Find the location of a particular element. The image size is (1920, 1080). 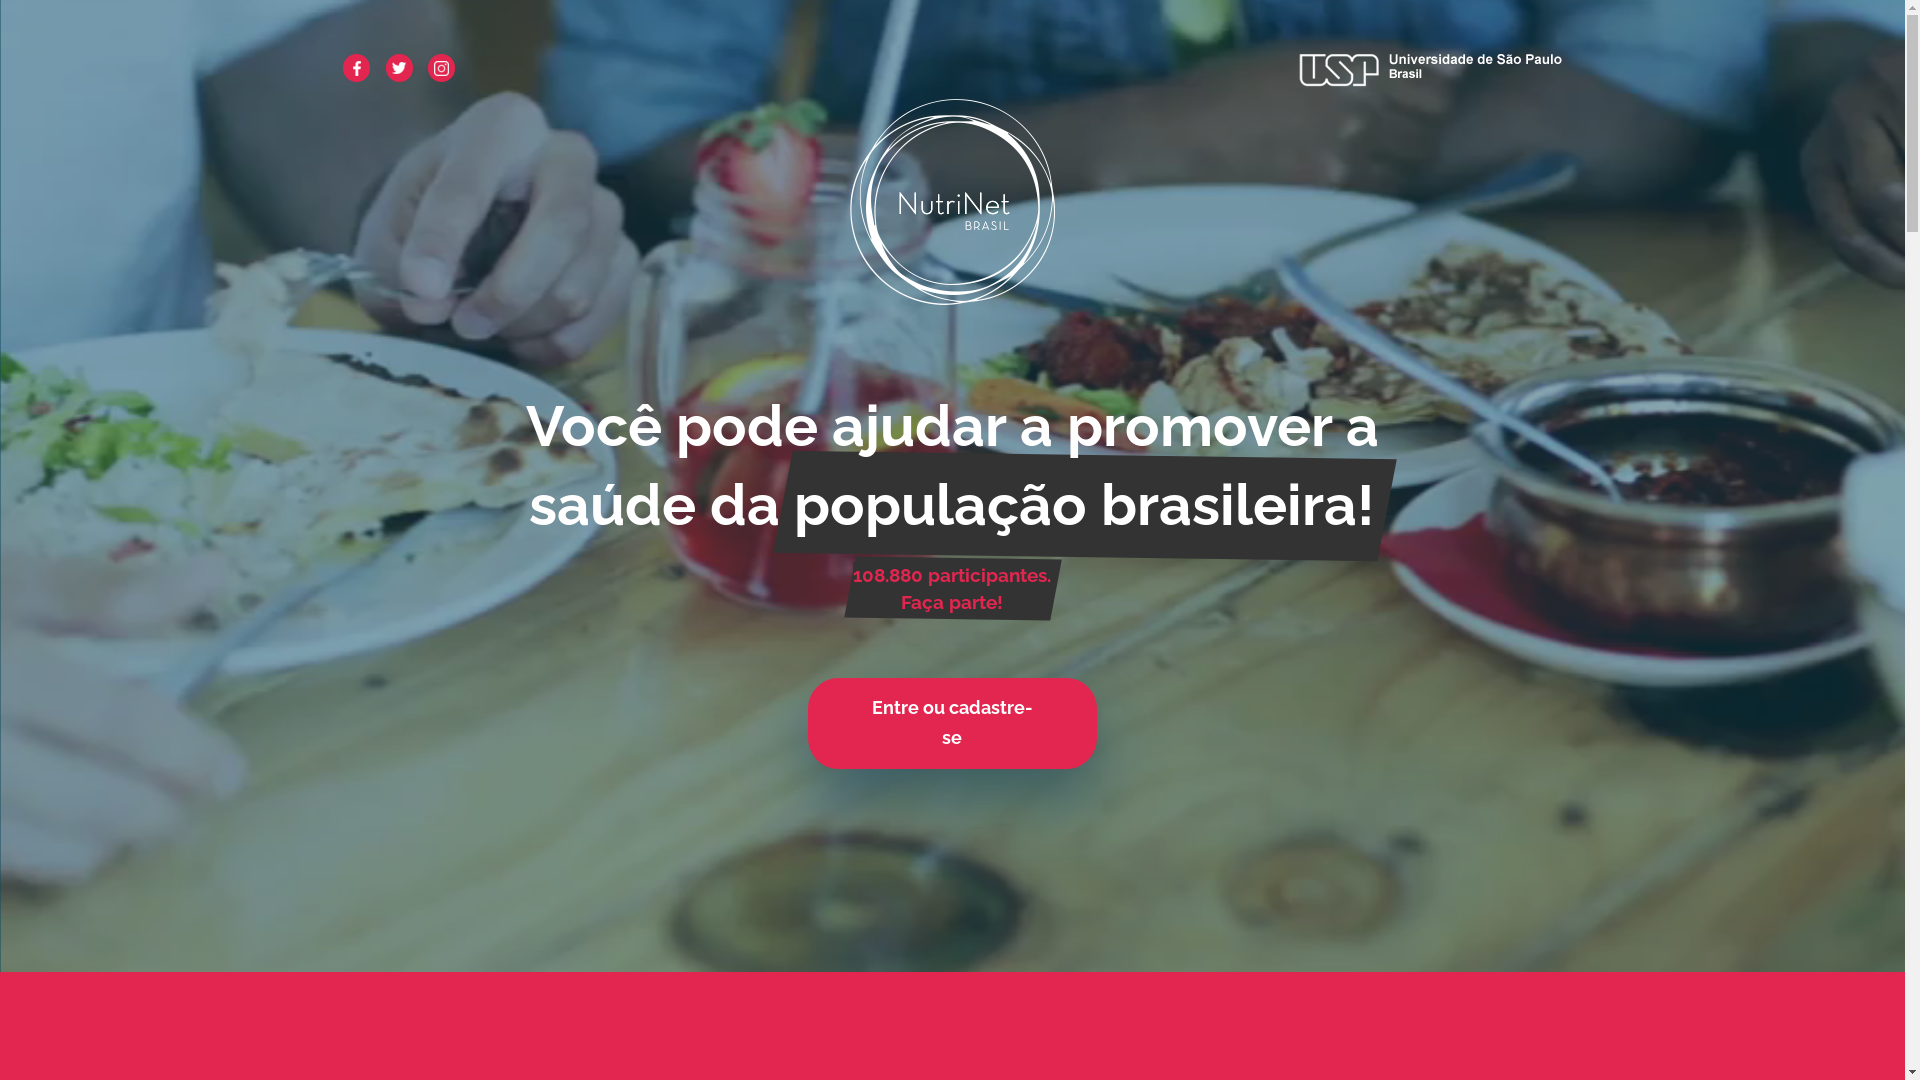

'Entre ou cadastre-se' is located at coordinates (950, 724).